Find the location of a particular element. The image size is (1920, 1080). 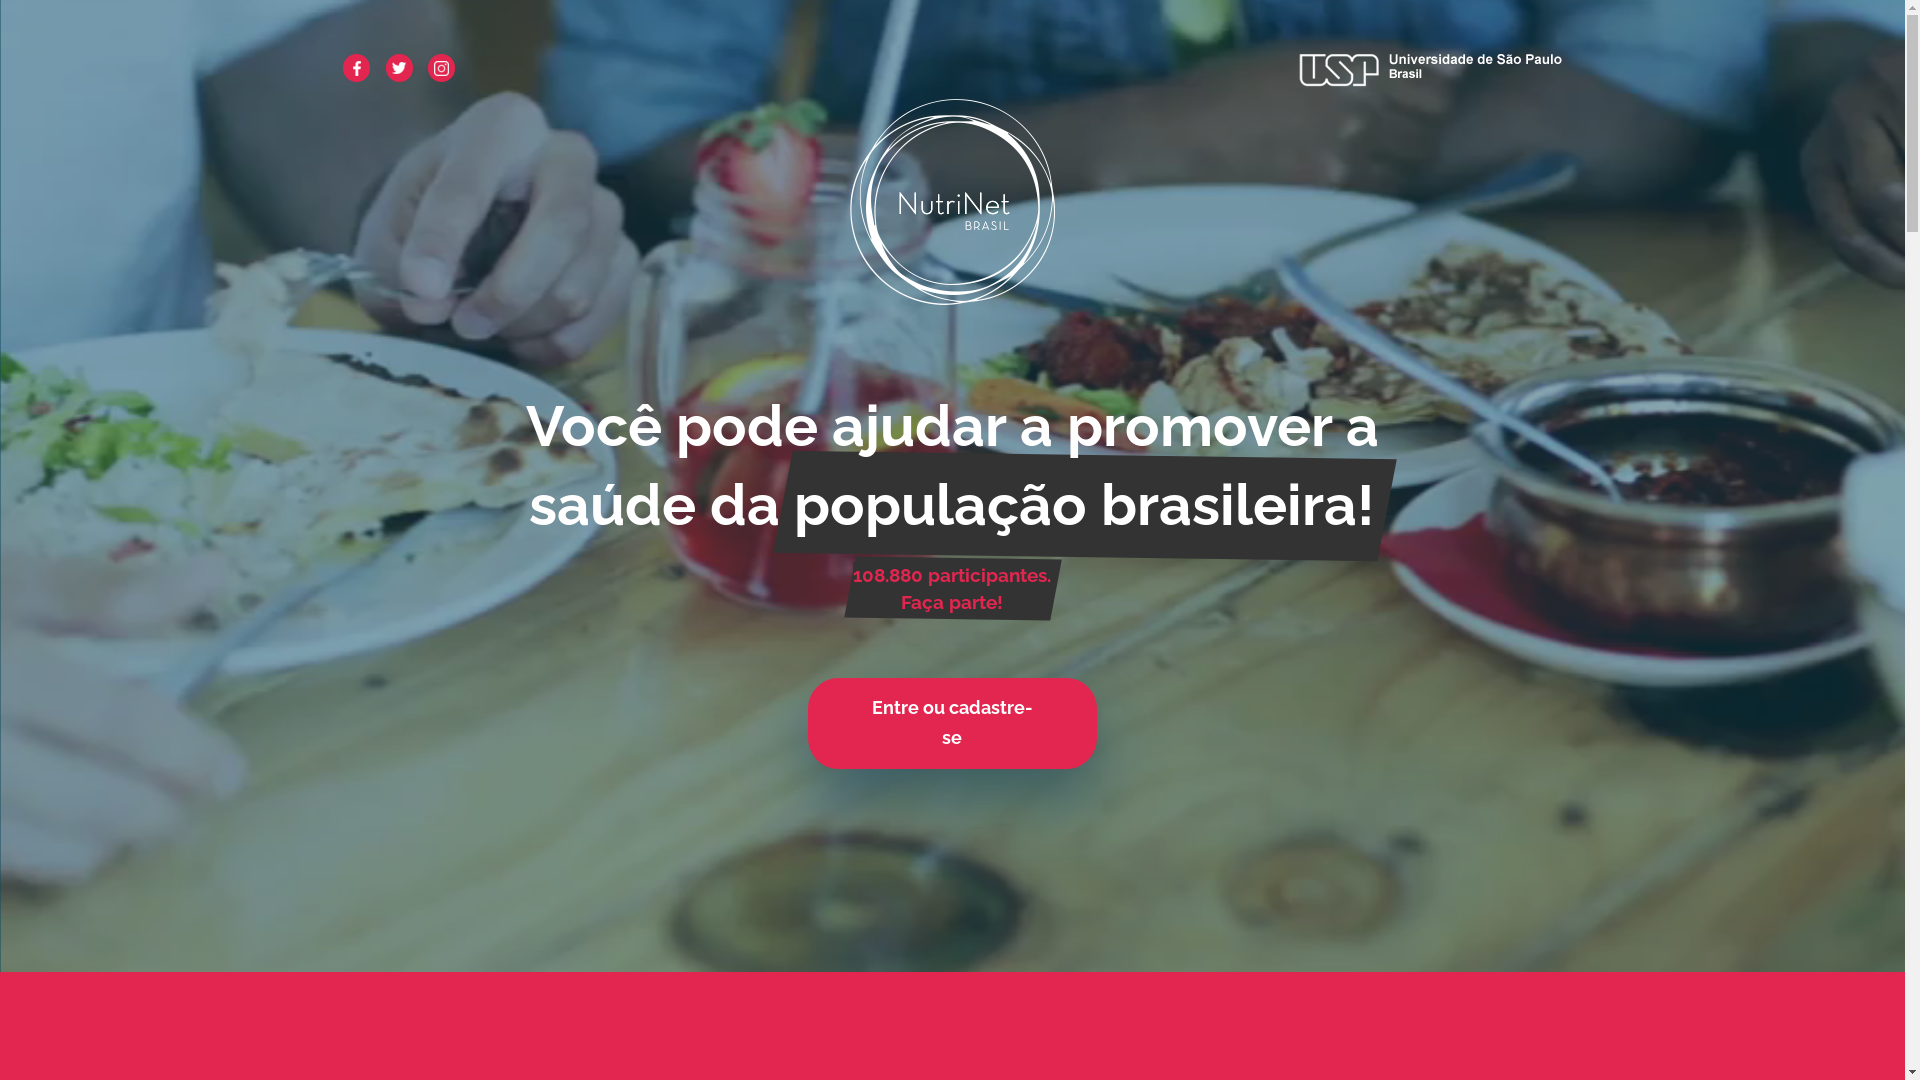

'Entre ou cadastre-se' is located at coordinates (950, 724).